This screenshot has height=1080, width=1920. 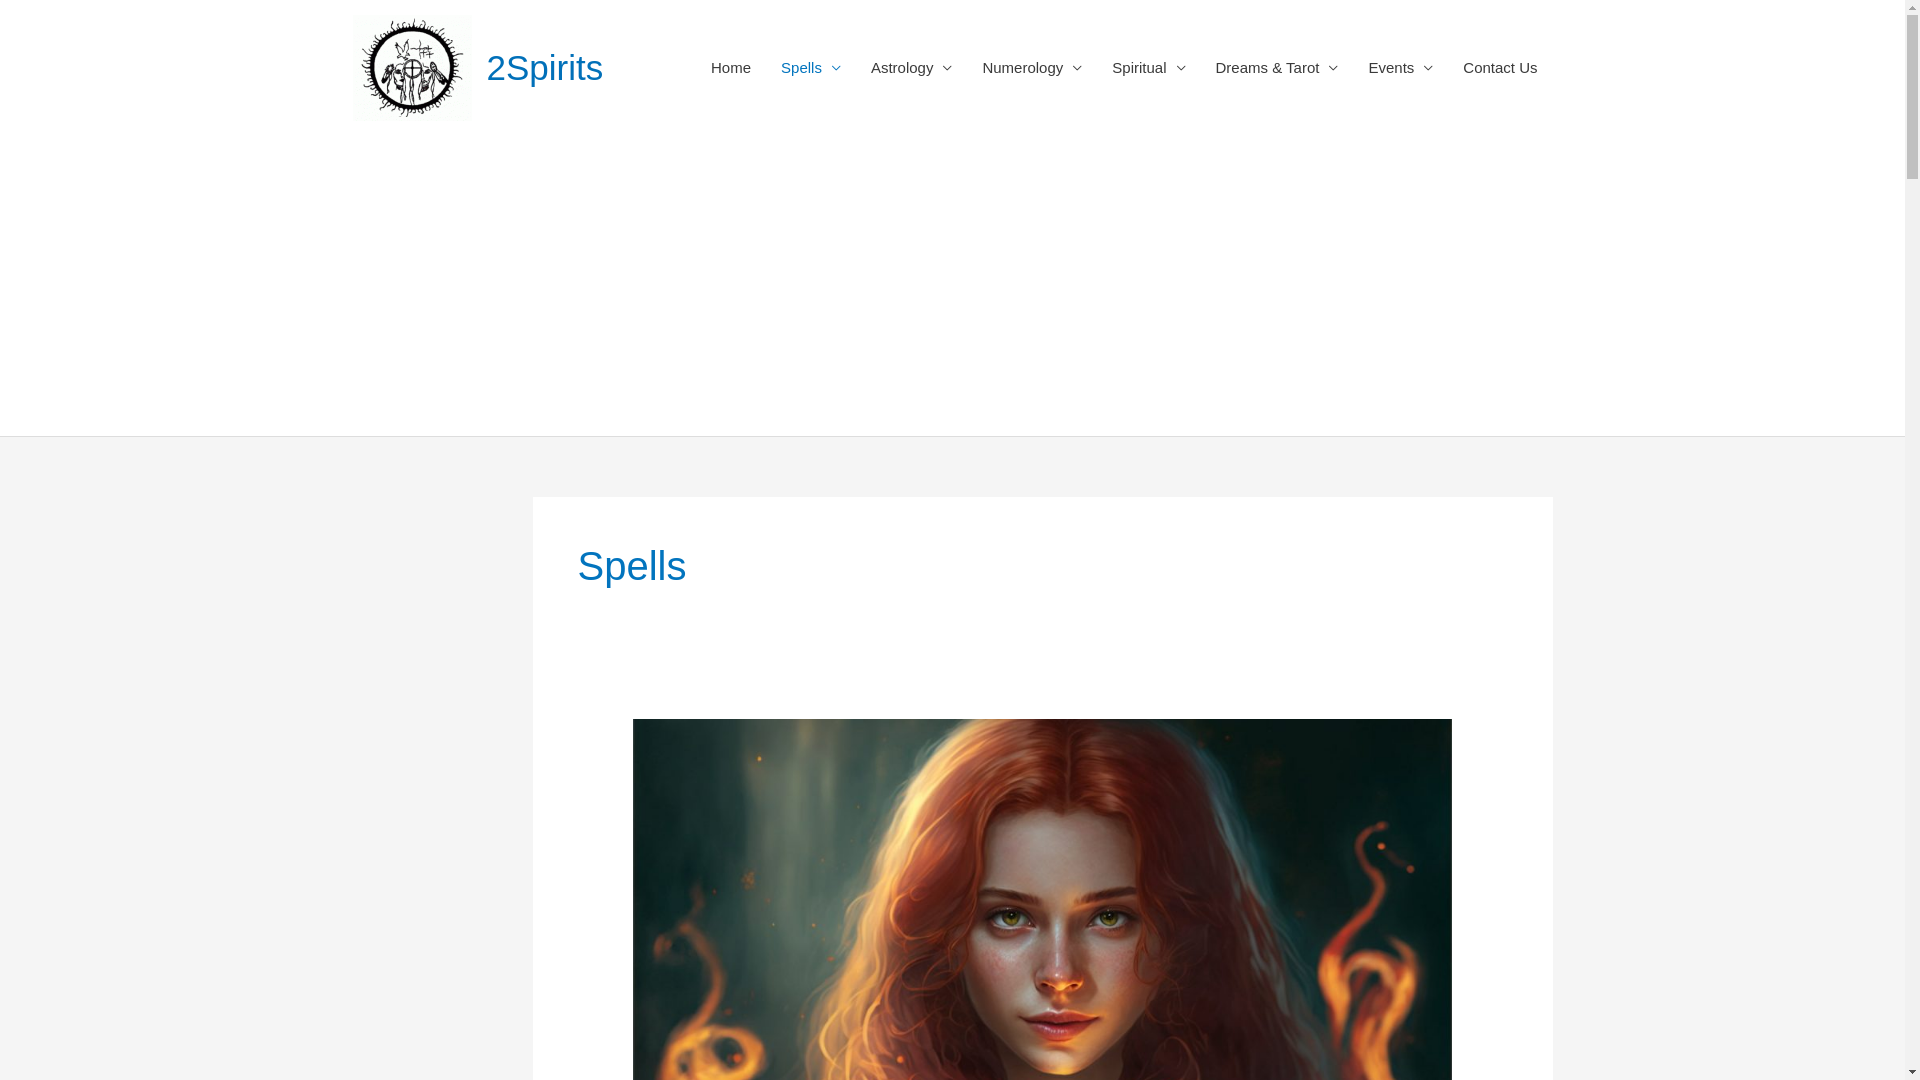 What do you see at coordinates (1399, 67) in the screenshot?
I see `'Events'` at bounding box center [1399, 67].